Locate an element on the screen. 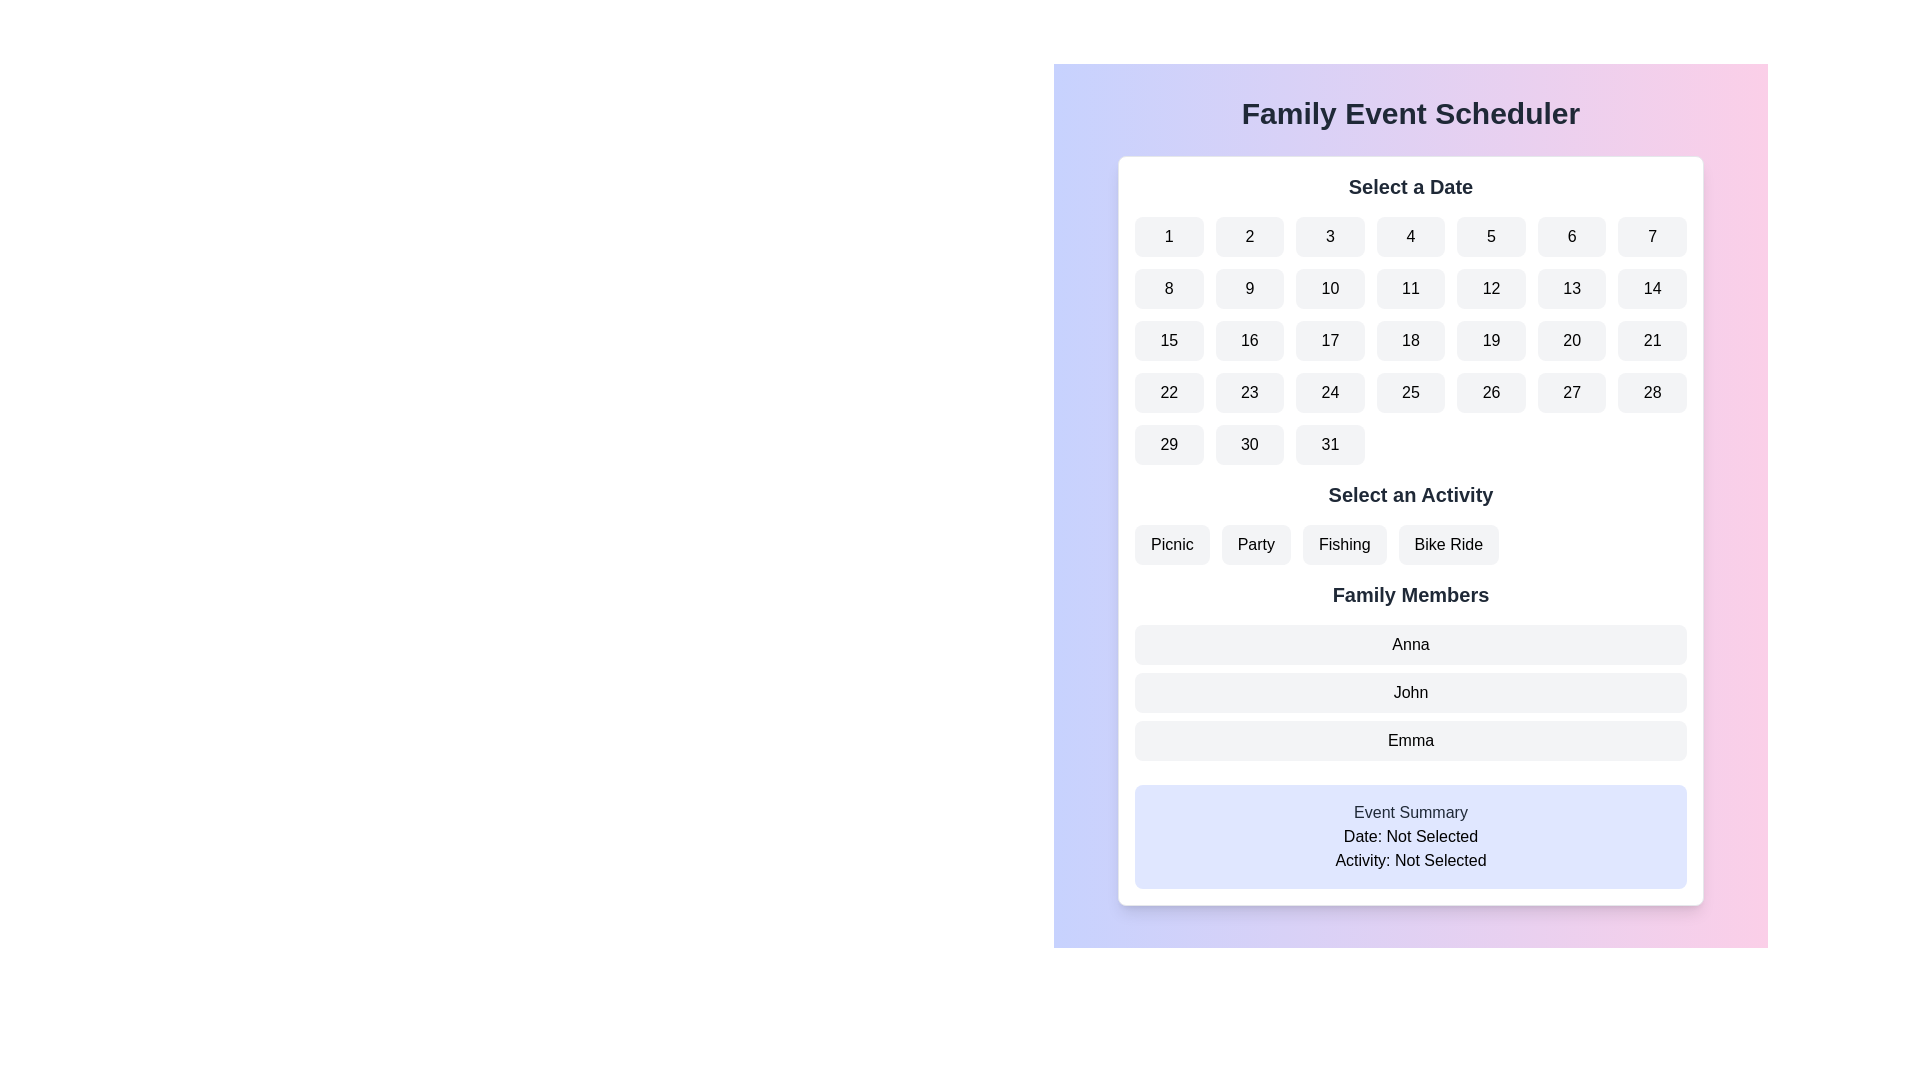  the rounded rectangular button labeled '24' in the Date Selector section is located at coordinates (1330, 393).